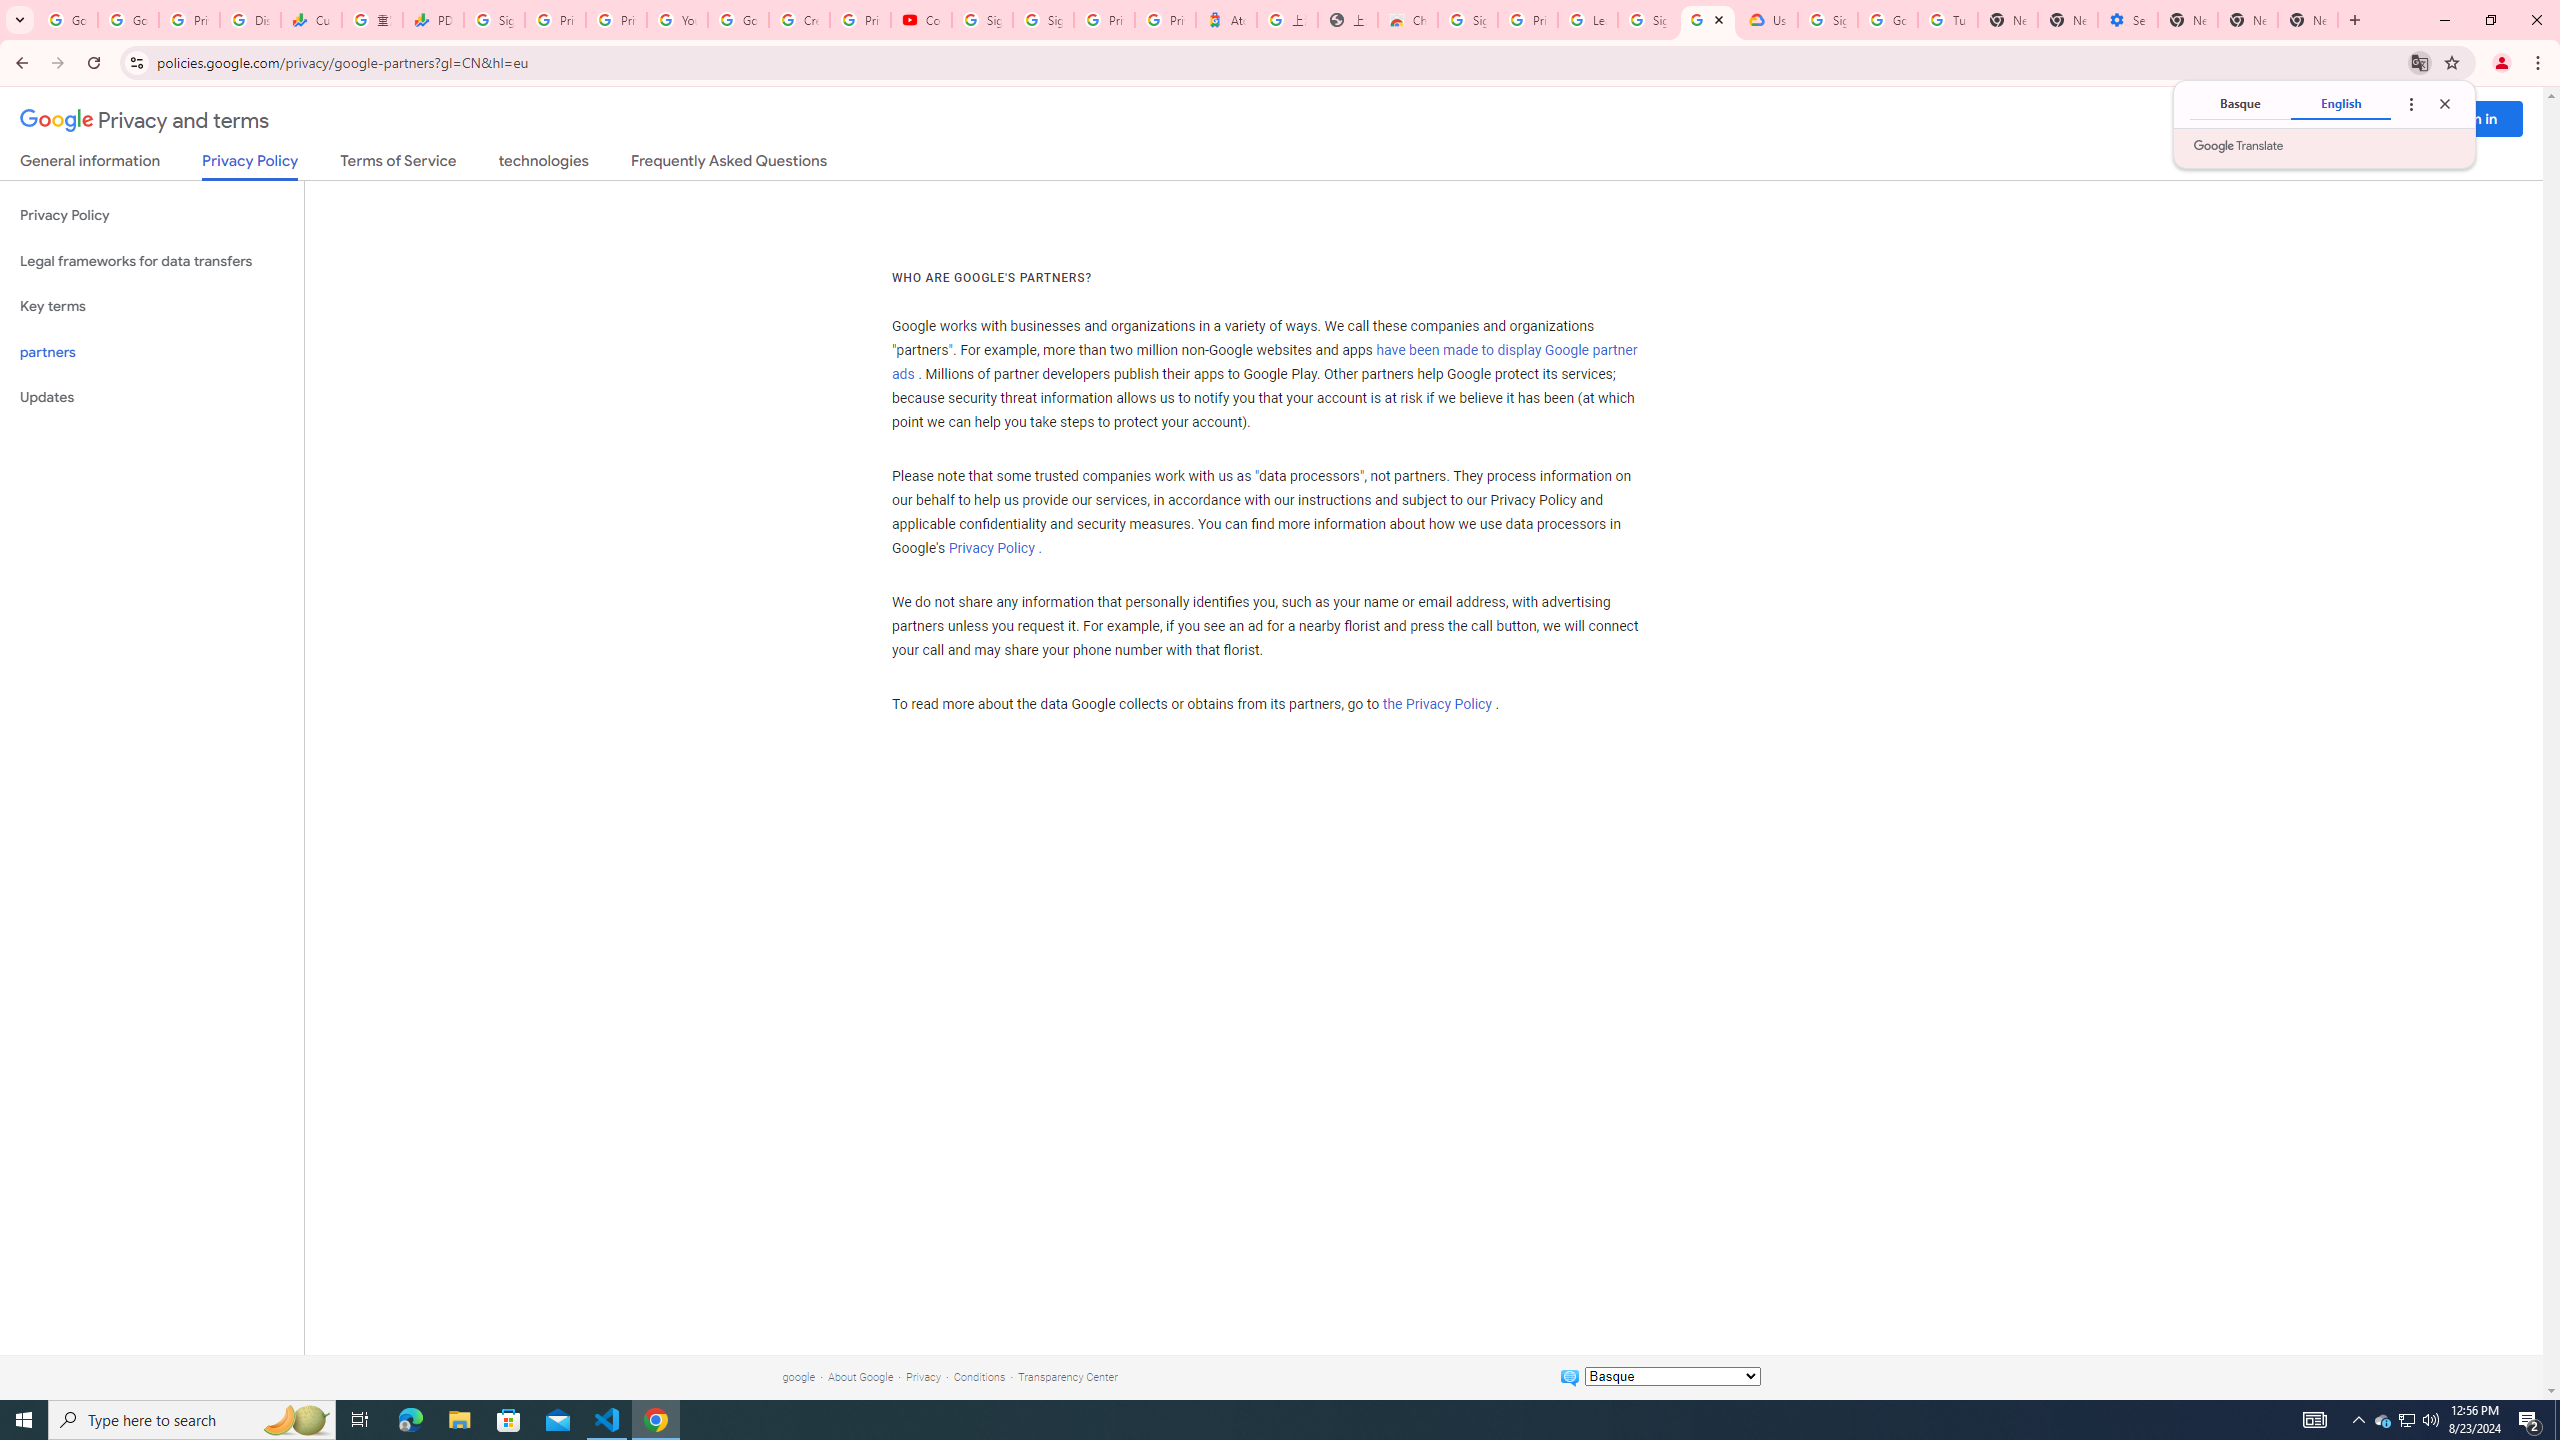 The height and width of the screenshot is (1440, 2560). Describe the element at coordinates (2556, 1418) in the screenshot. I see `'Show desktop'` at that location.